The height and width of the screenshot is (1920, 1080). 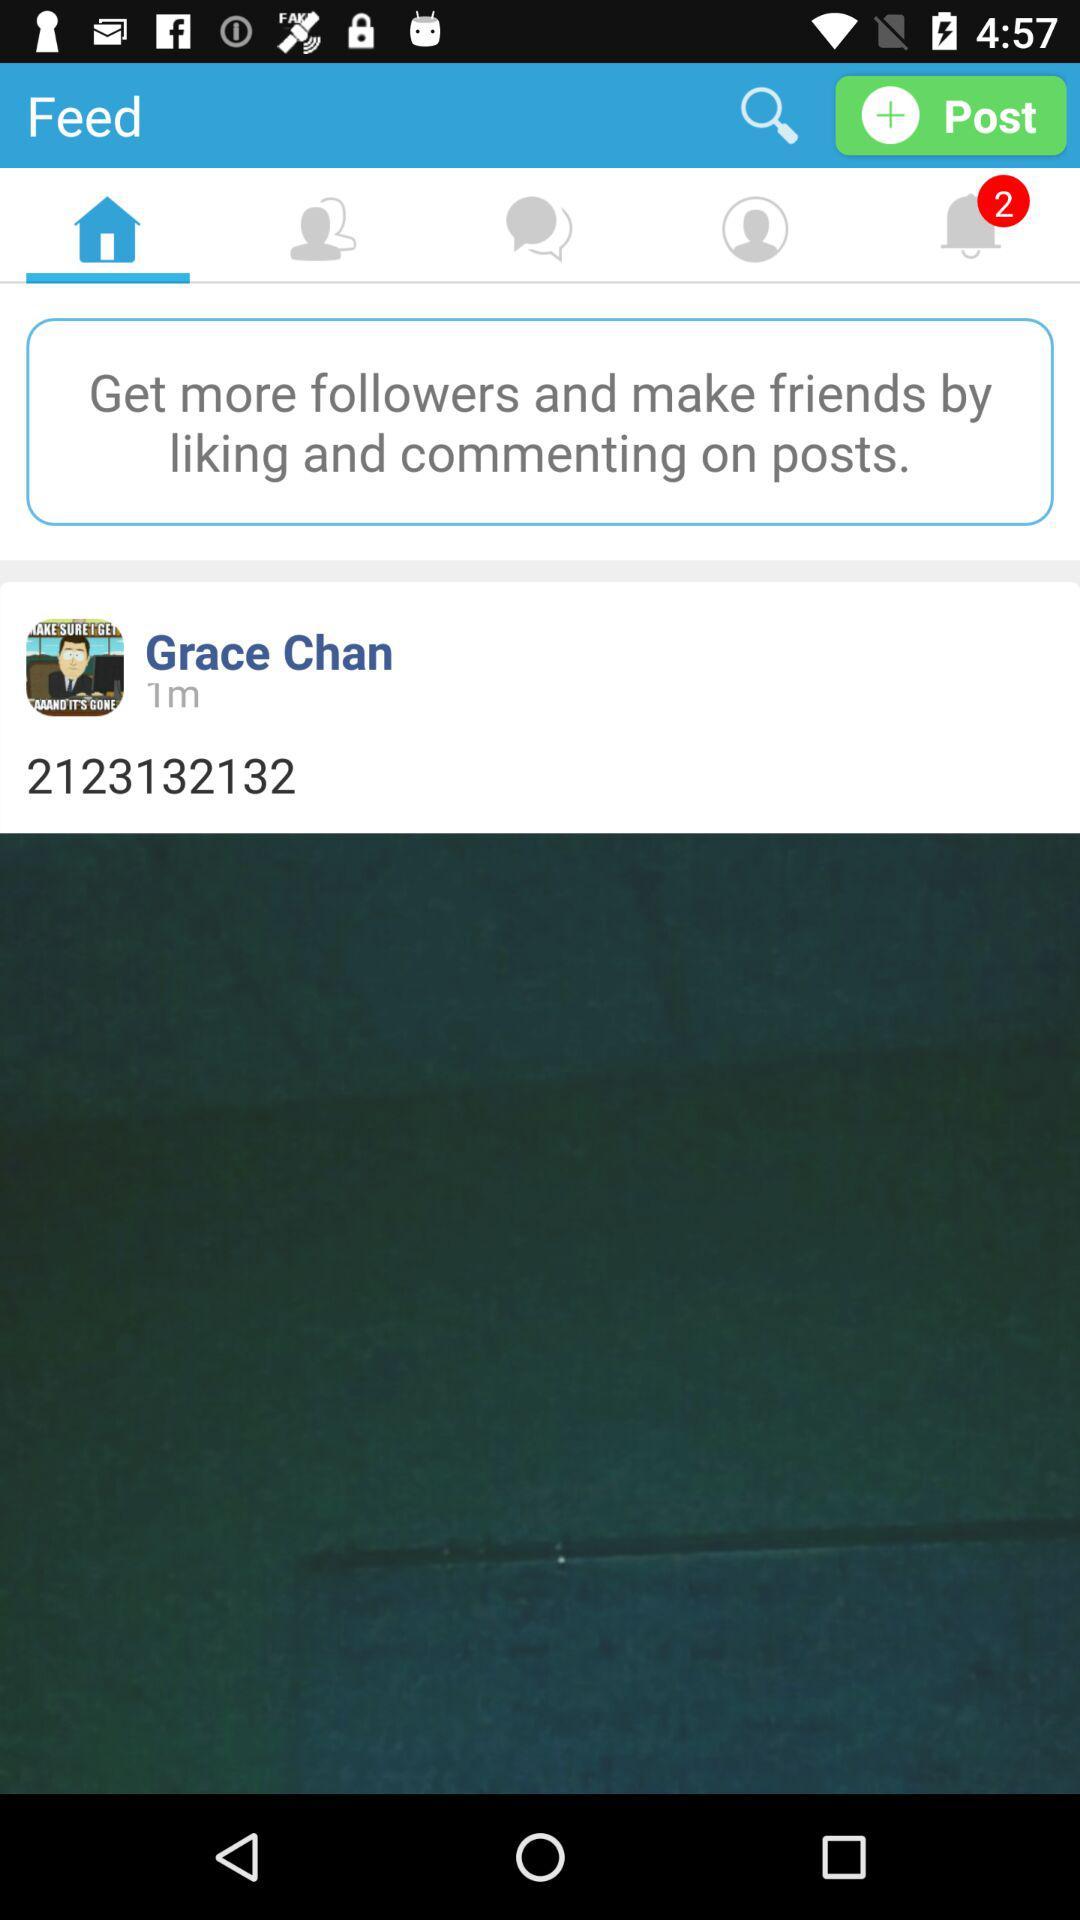 I want to click on the 2123132132, so click(x=540, y=773).